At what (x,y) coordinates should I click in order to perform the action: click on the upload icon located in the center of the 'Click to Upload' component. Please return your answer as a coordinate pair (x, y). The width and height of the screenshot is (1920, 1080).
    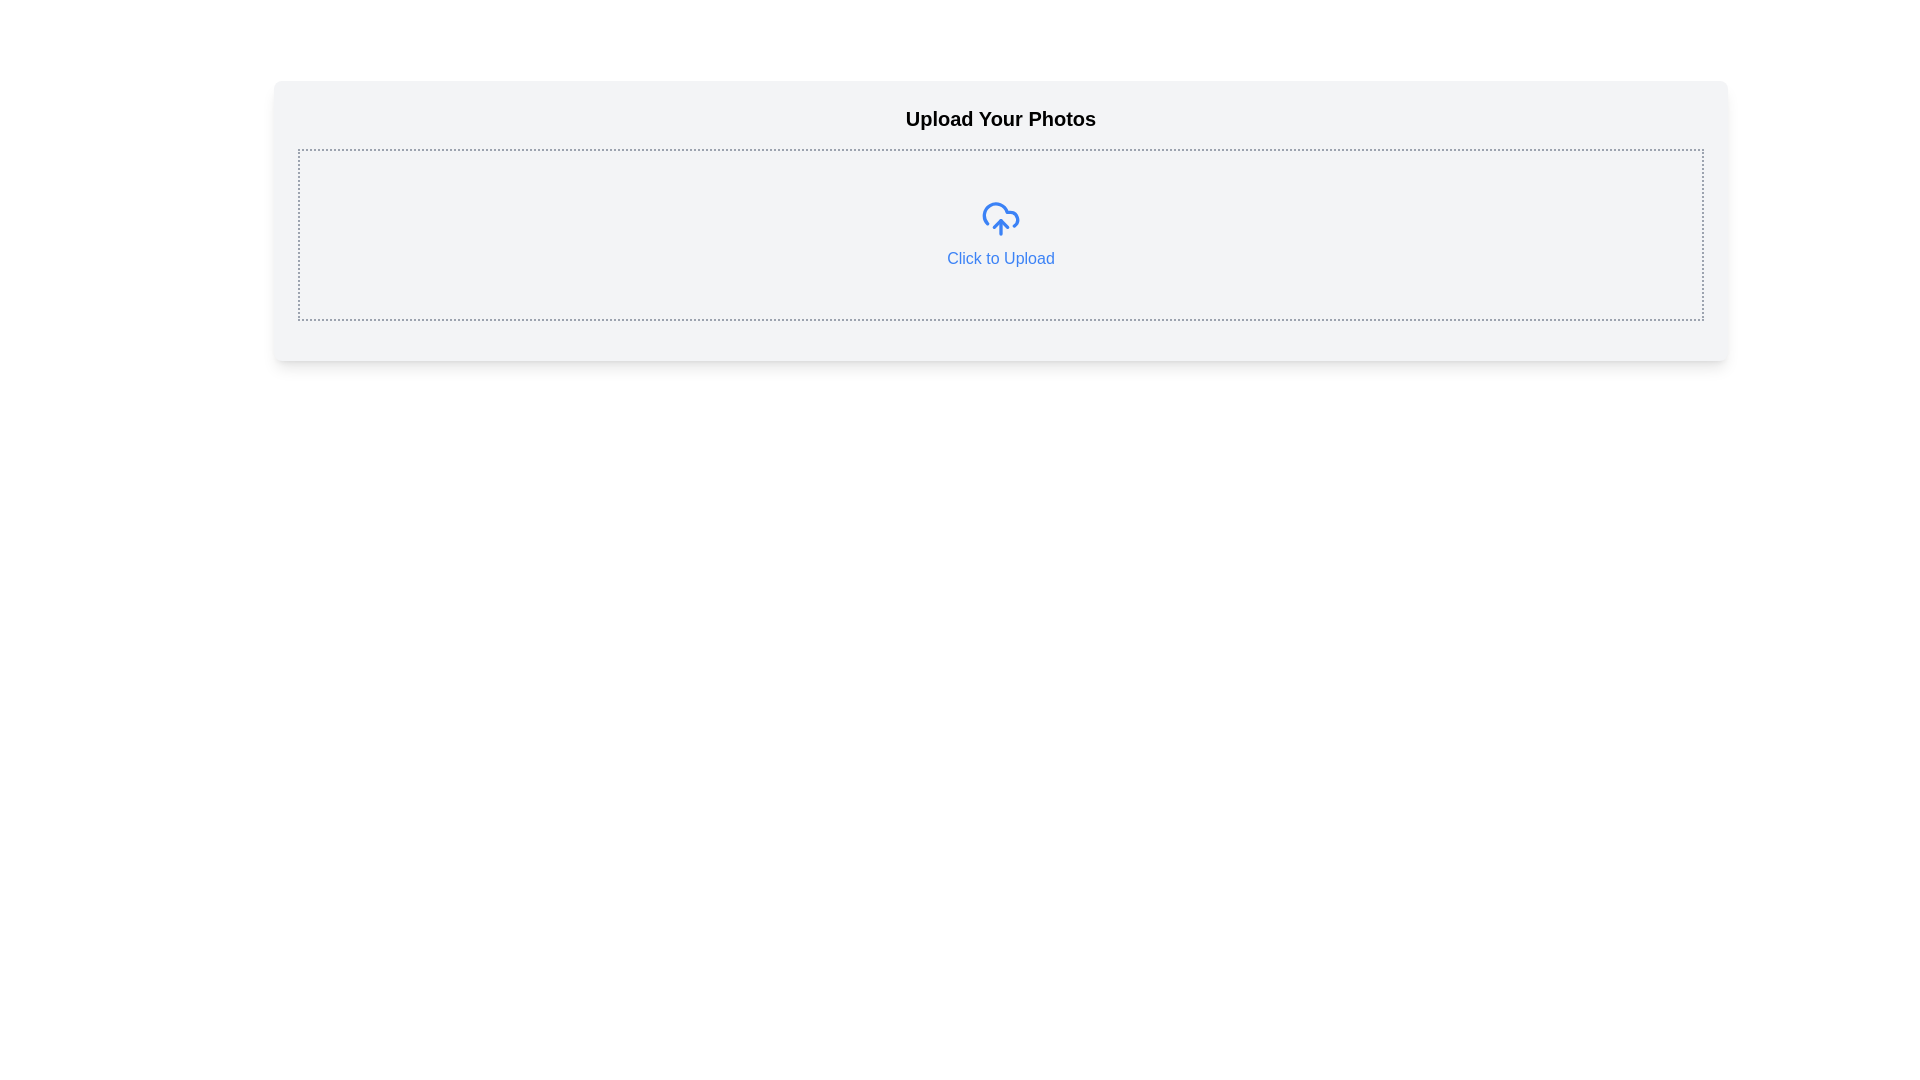
    Looking at the image, I should click on (1000, 219).